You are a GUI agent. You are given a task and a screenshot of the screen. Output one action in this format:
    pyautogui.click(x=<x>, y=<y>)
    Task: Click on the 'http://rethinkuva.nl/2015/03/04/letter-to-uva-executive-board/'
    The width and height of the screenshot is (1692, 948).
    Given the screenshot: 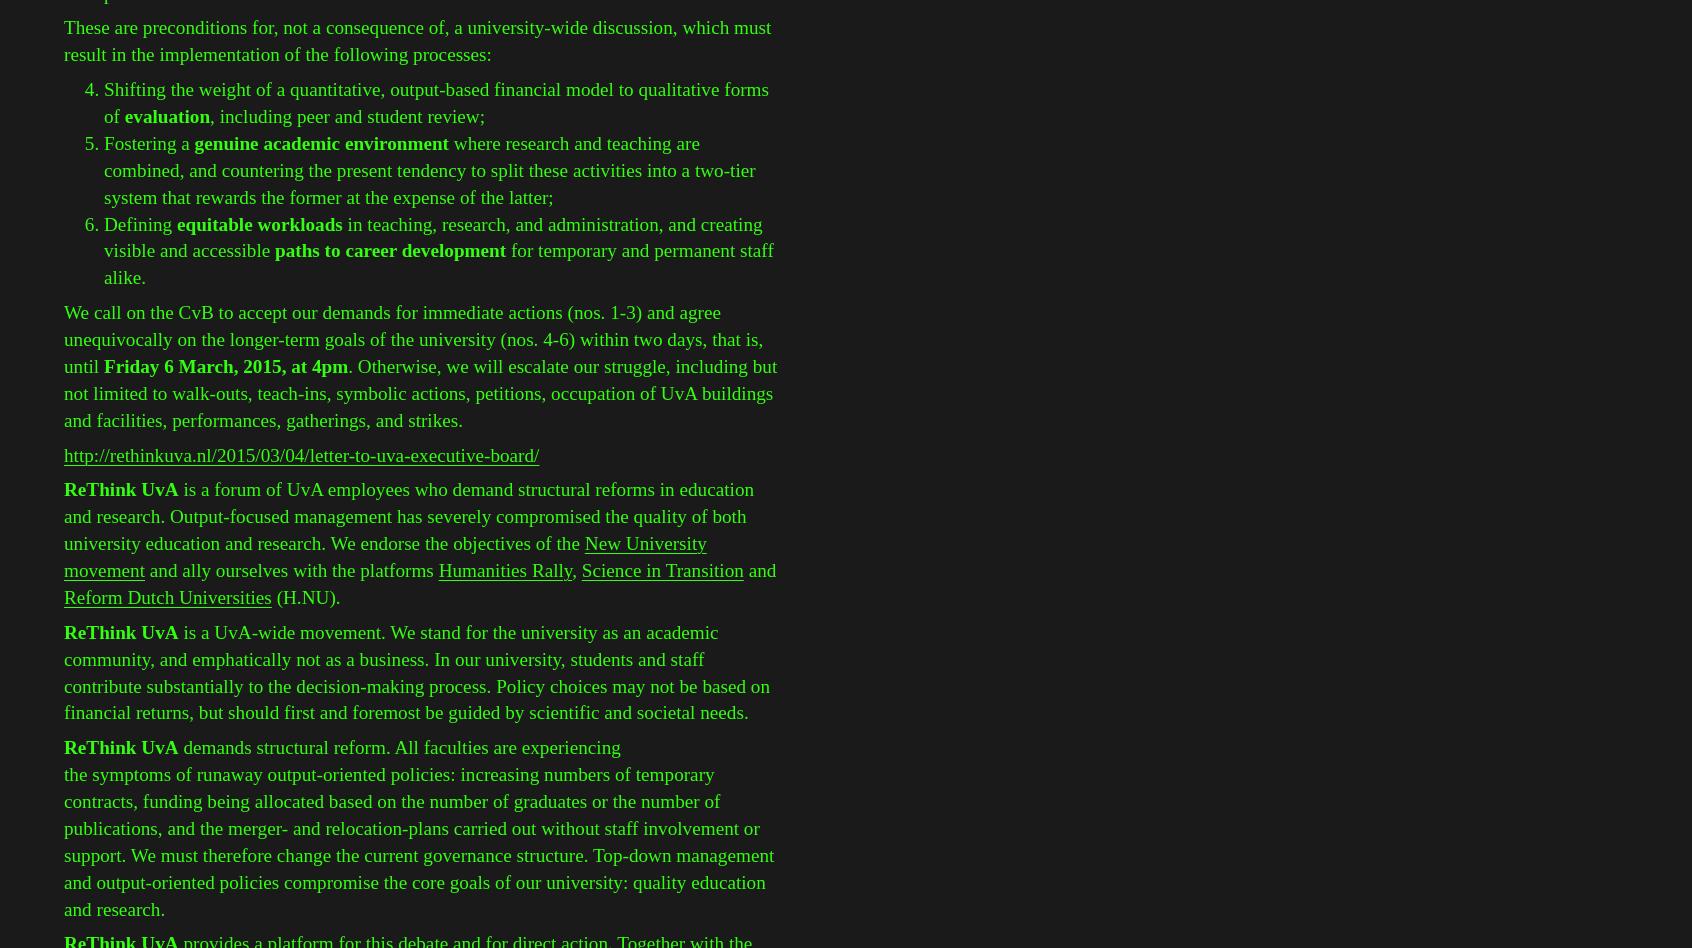 What is the action you would take?
    pyautogui.click(x=300, y=453)
    